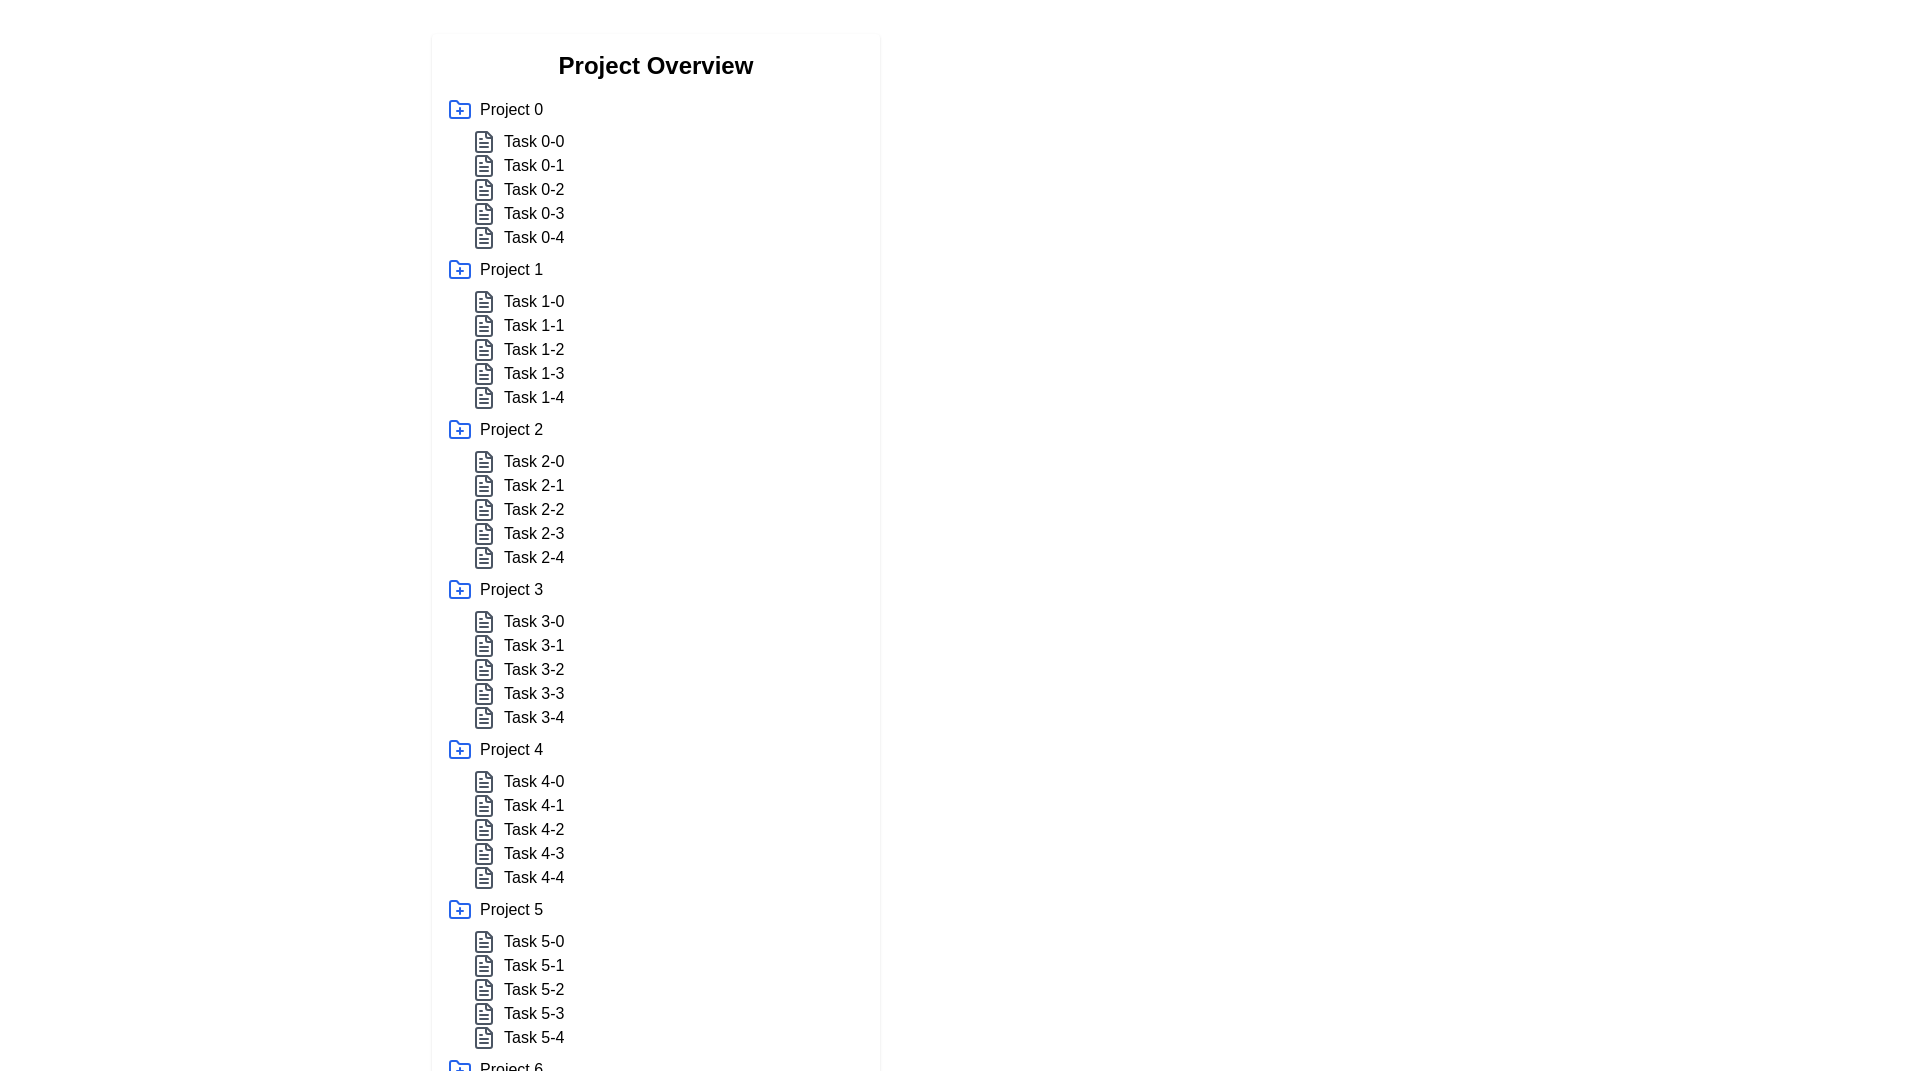 Image resolution: width=1920 pixels, height=1080 pixels. Describe the element at coordinates (484, 1036) in the screenshot. I see `the gray rectangular document icon within the SVG` at that location.